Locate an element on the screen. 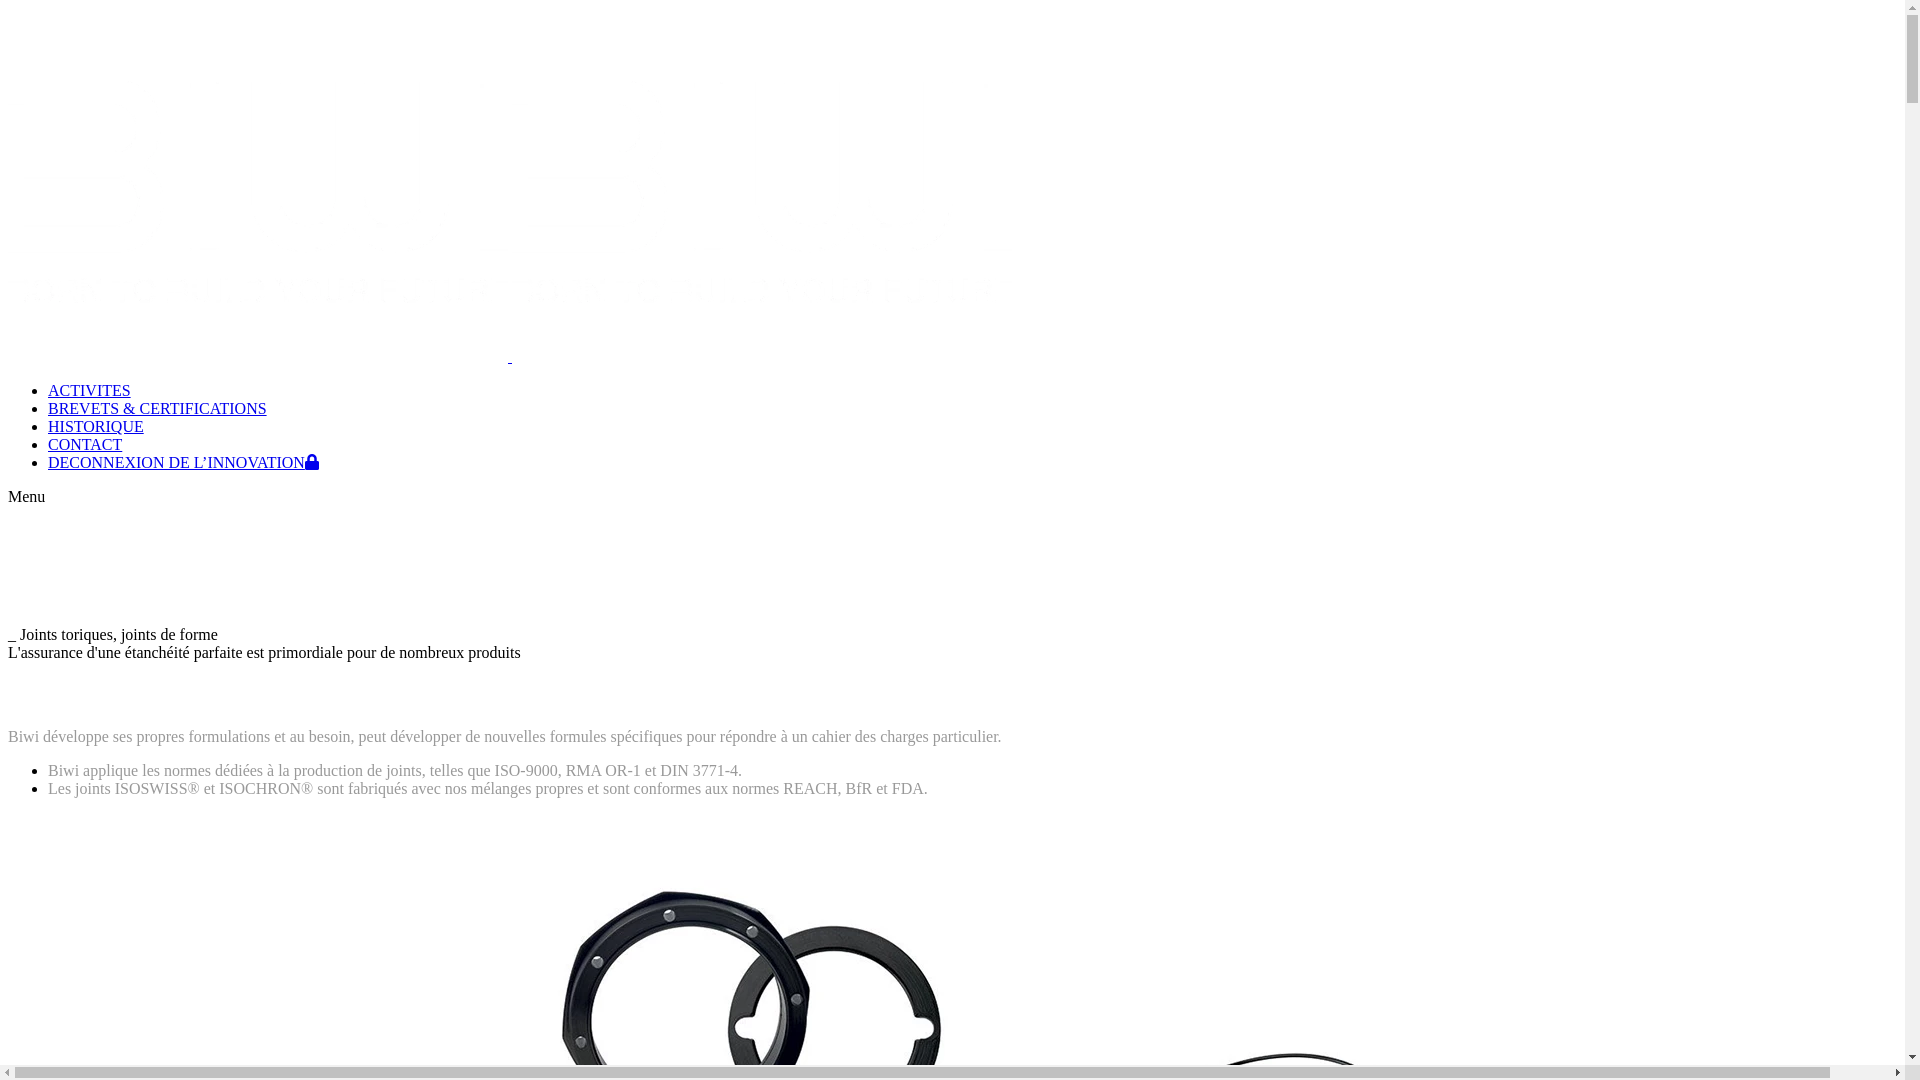 The width and height of the screenshot is (1920, 1080). 'HISTORIQUE' is located at coordinates (48, 425).